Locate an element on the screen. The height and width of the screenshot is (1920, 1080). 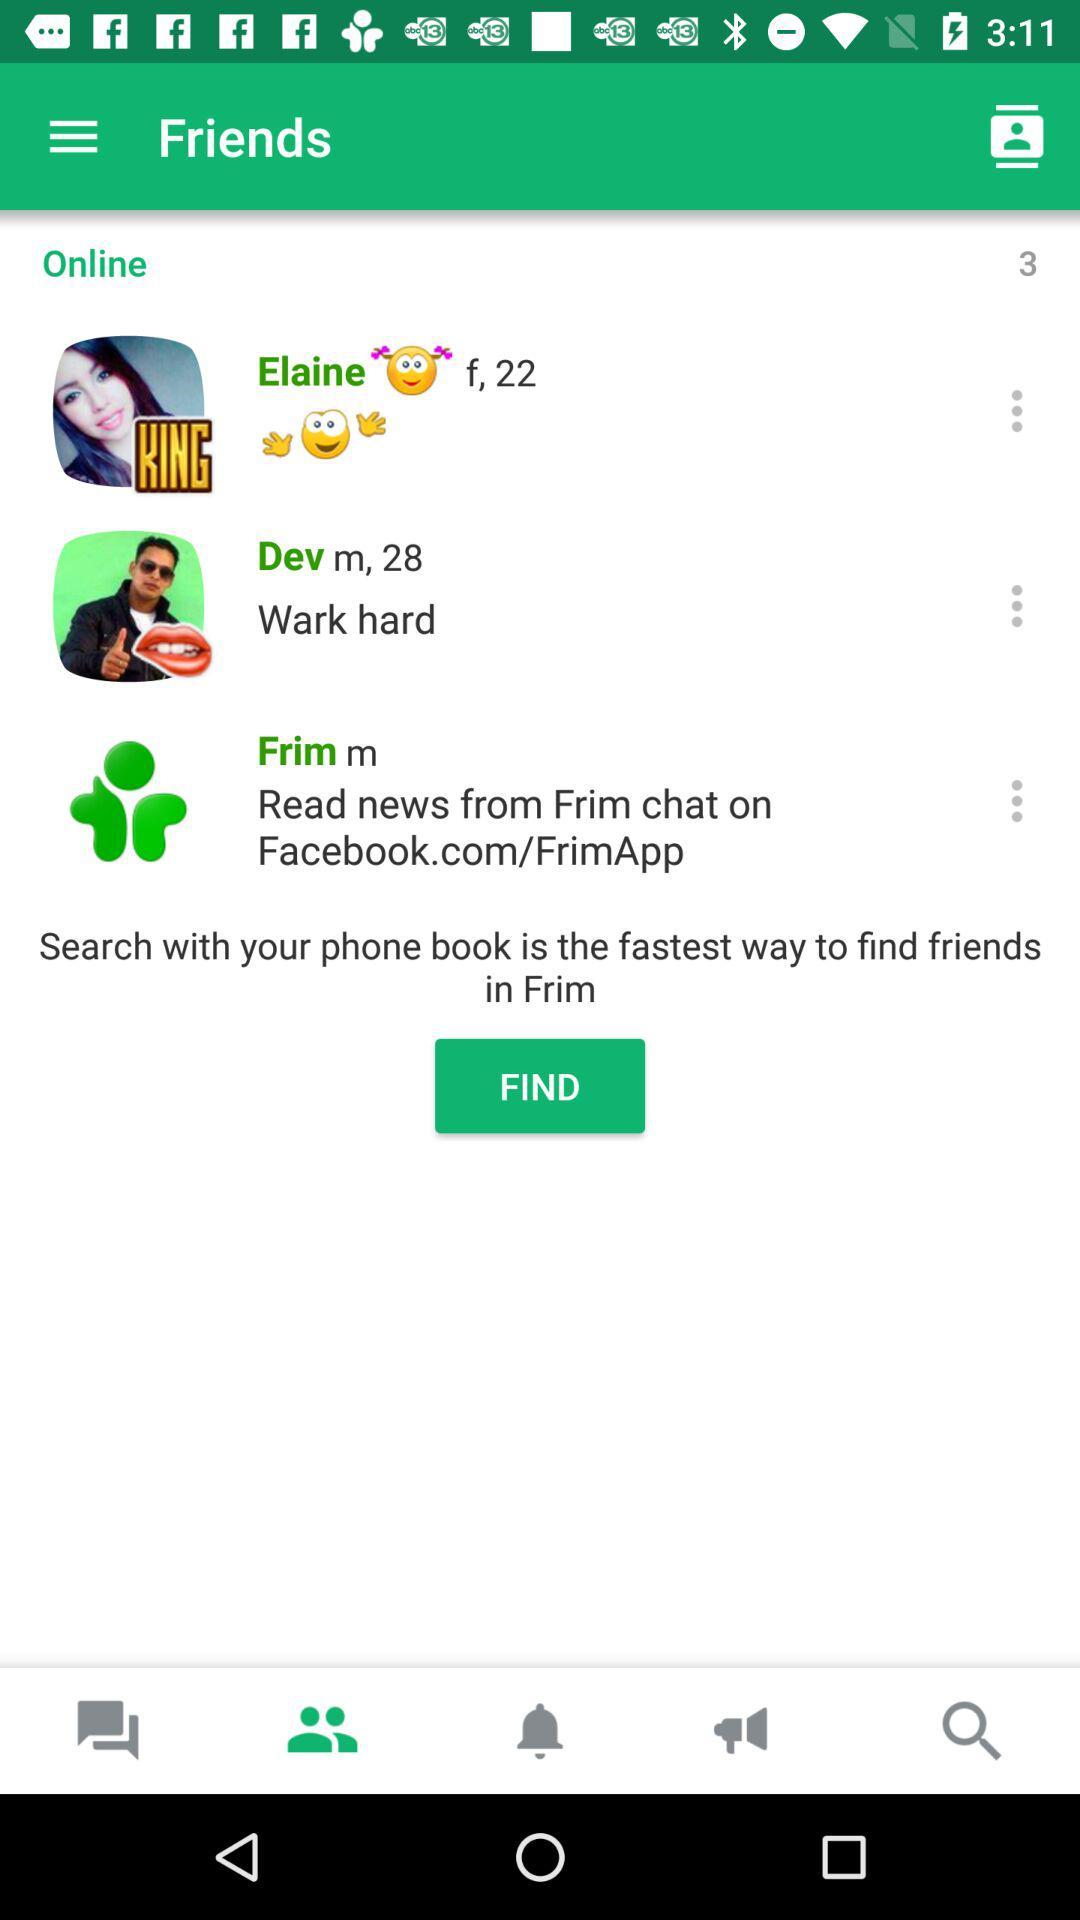
expand details is located at coordinates (1017, 410).